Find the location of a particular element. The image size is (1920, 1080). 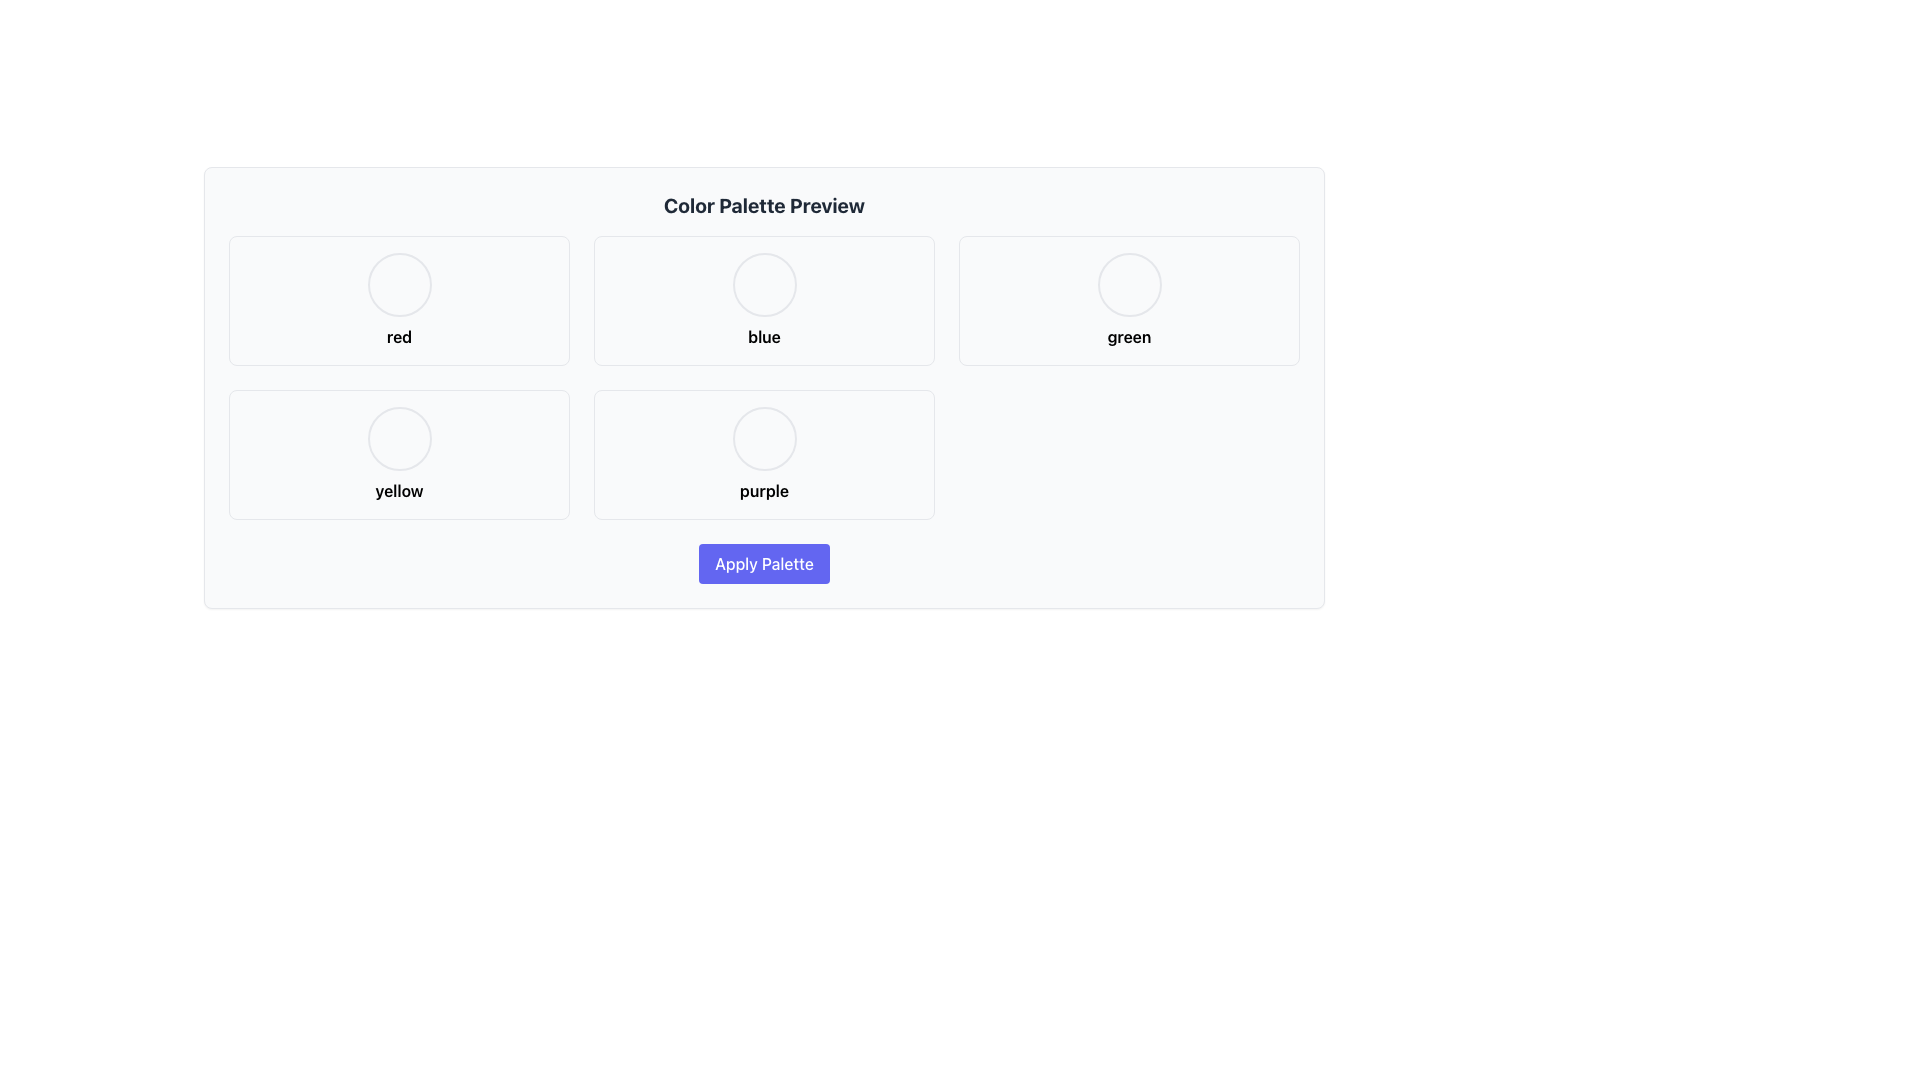

the blue color card in the Color Palette Preview section, which is the second card in the first row, positioned between the red and green cards is located at coordinates (763, 300).